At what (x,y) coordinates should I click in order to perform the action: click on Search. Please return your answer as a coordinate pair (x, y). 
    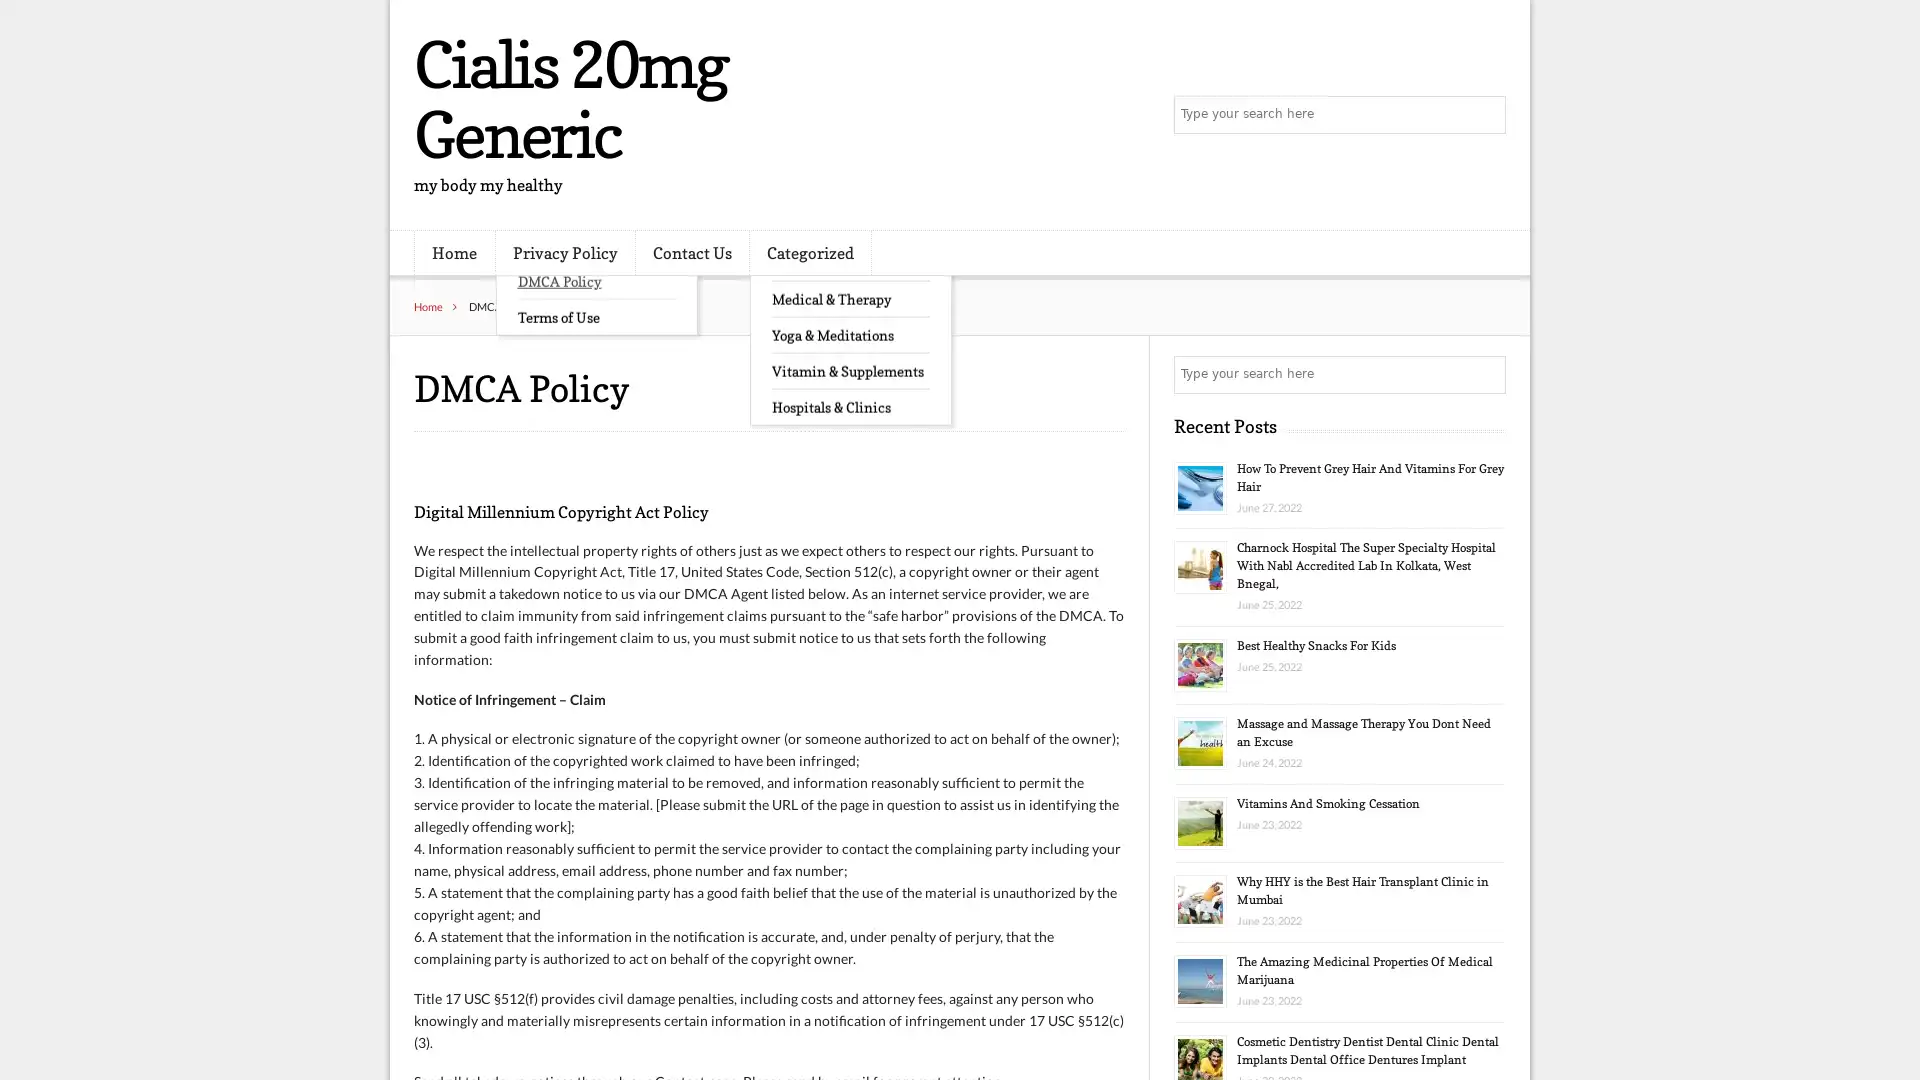
    Looking at the image, I should click on (1485, 115).